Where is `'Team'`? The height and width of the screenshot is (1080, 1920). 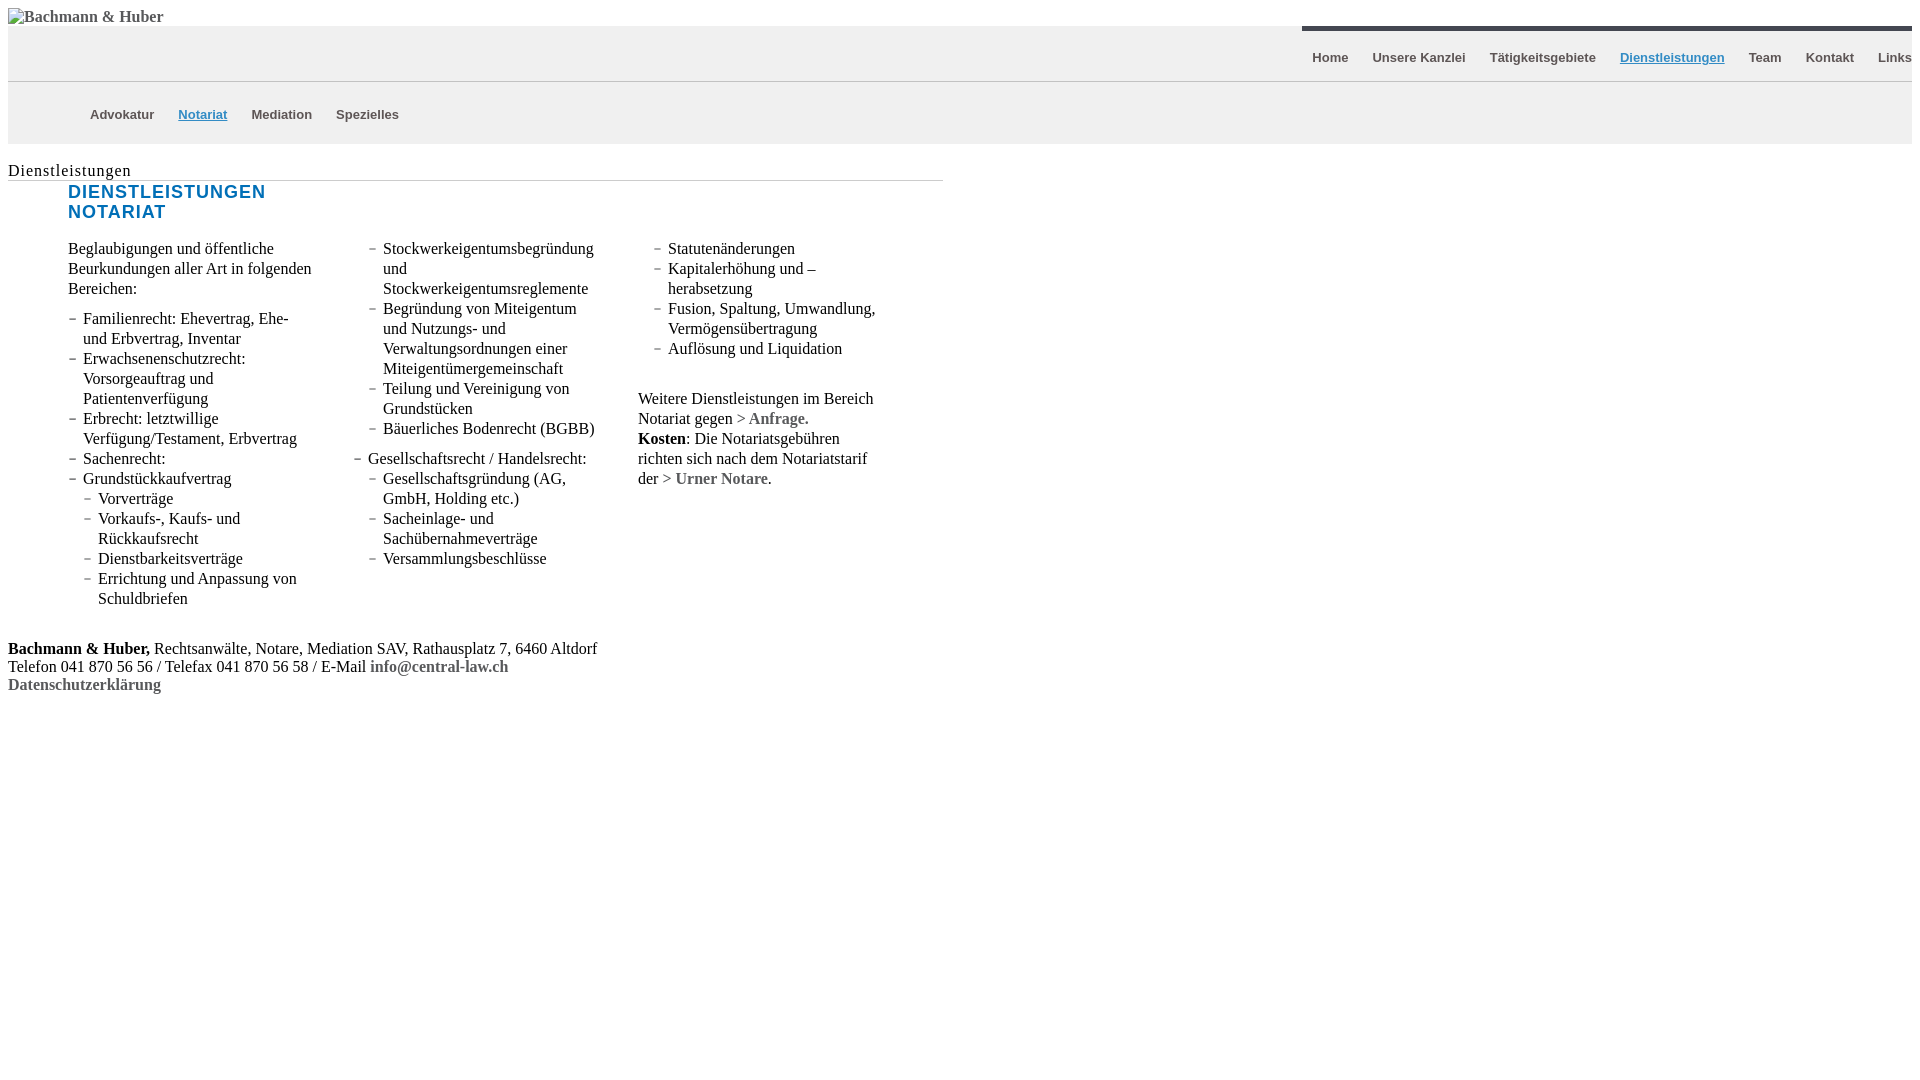 'Team' is located at coordinates (1765, 56).